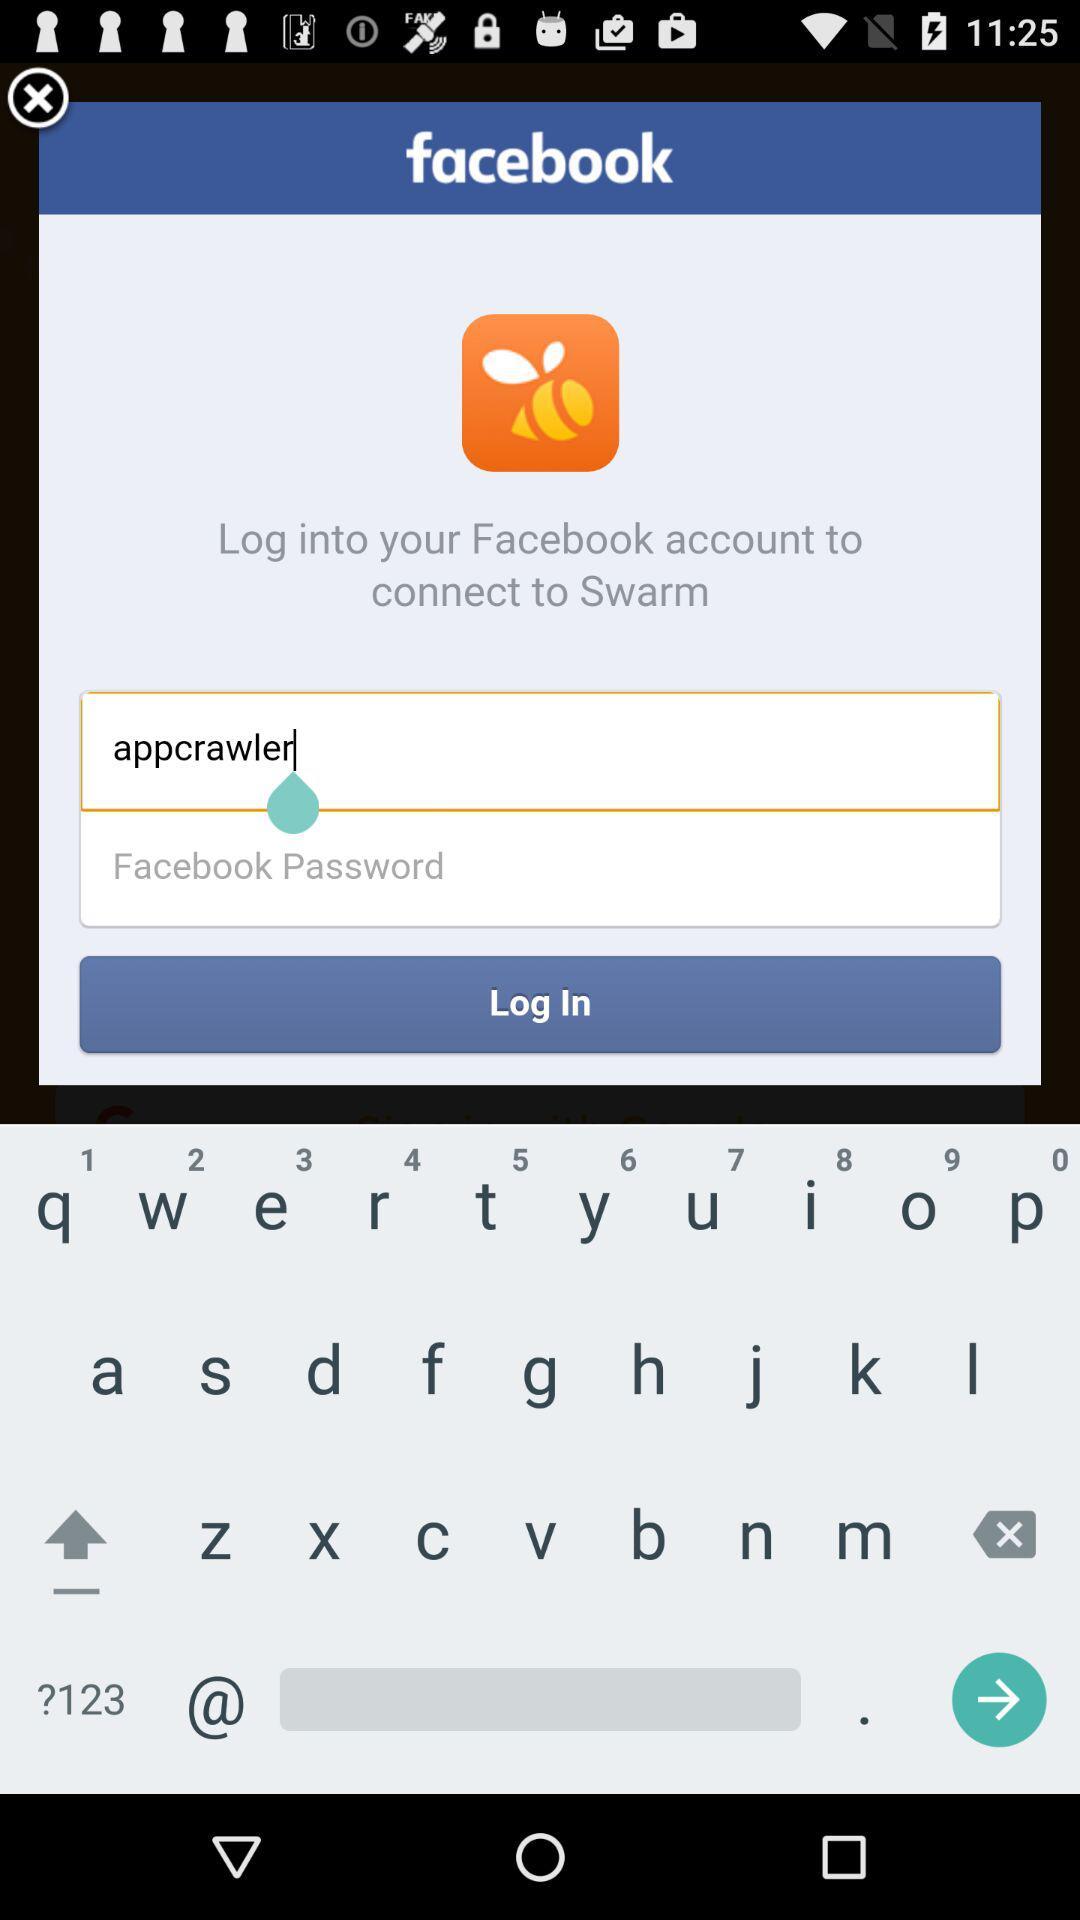 This screenshot has height=1920, width=1080. What do you see at coordinates (952, 1667) in the screenshot?
I see `the arrow_forward icon` at bounding box center [952, 1667].